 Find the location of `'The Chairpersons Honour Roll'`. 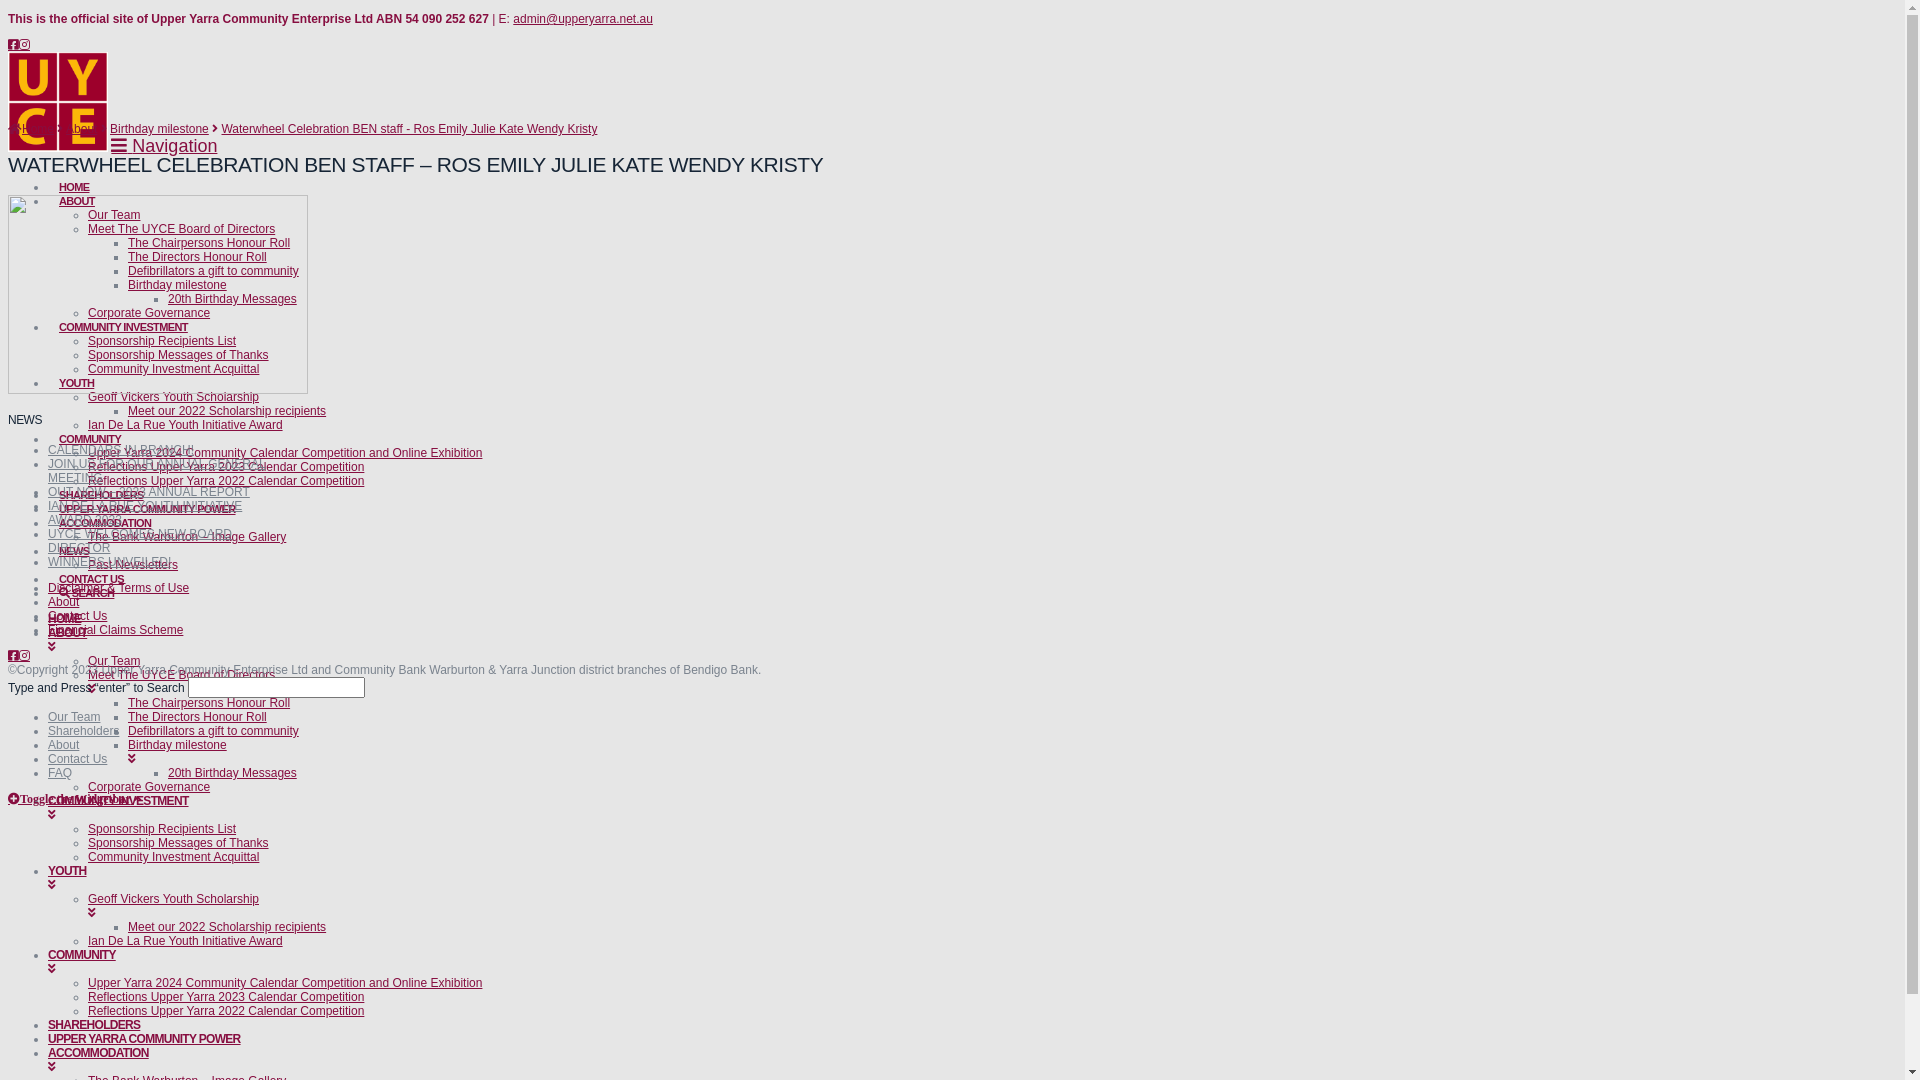

'The Chairpersons Honour Roll' is located at coordinates (209, 242).